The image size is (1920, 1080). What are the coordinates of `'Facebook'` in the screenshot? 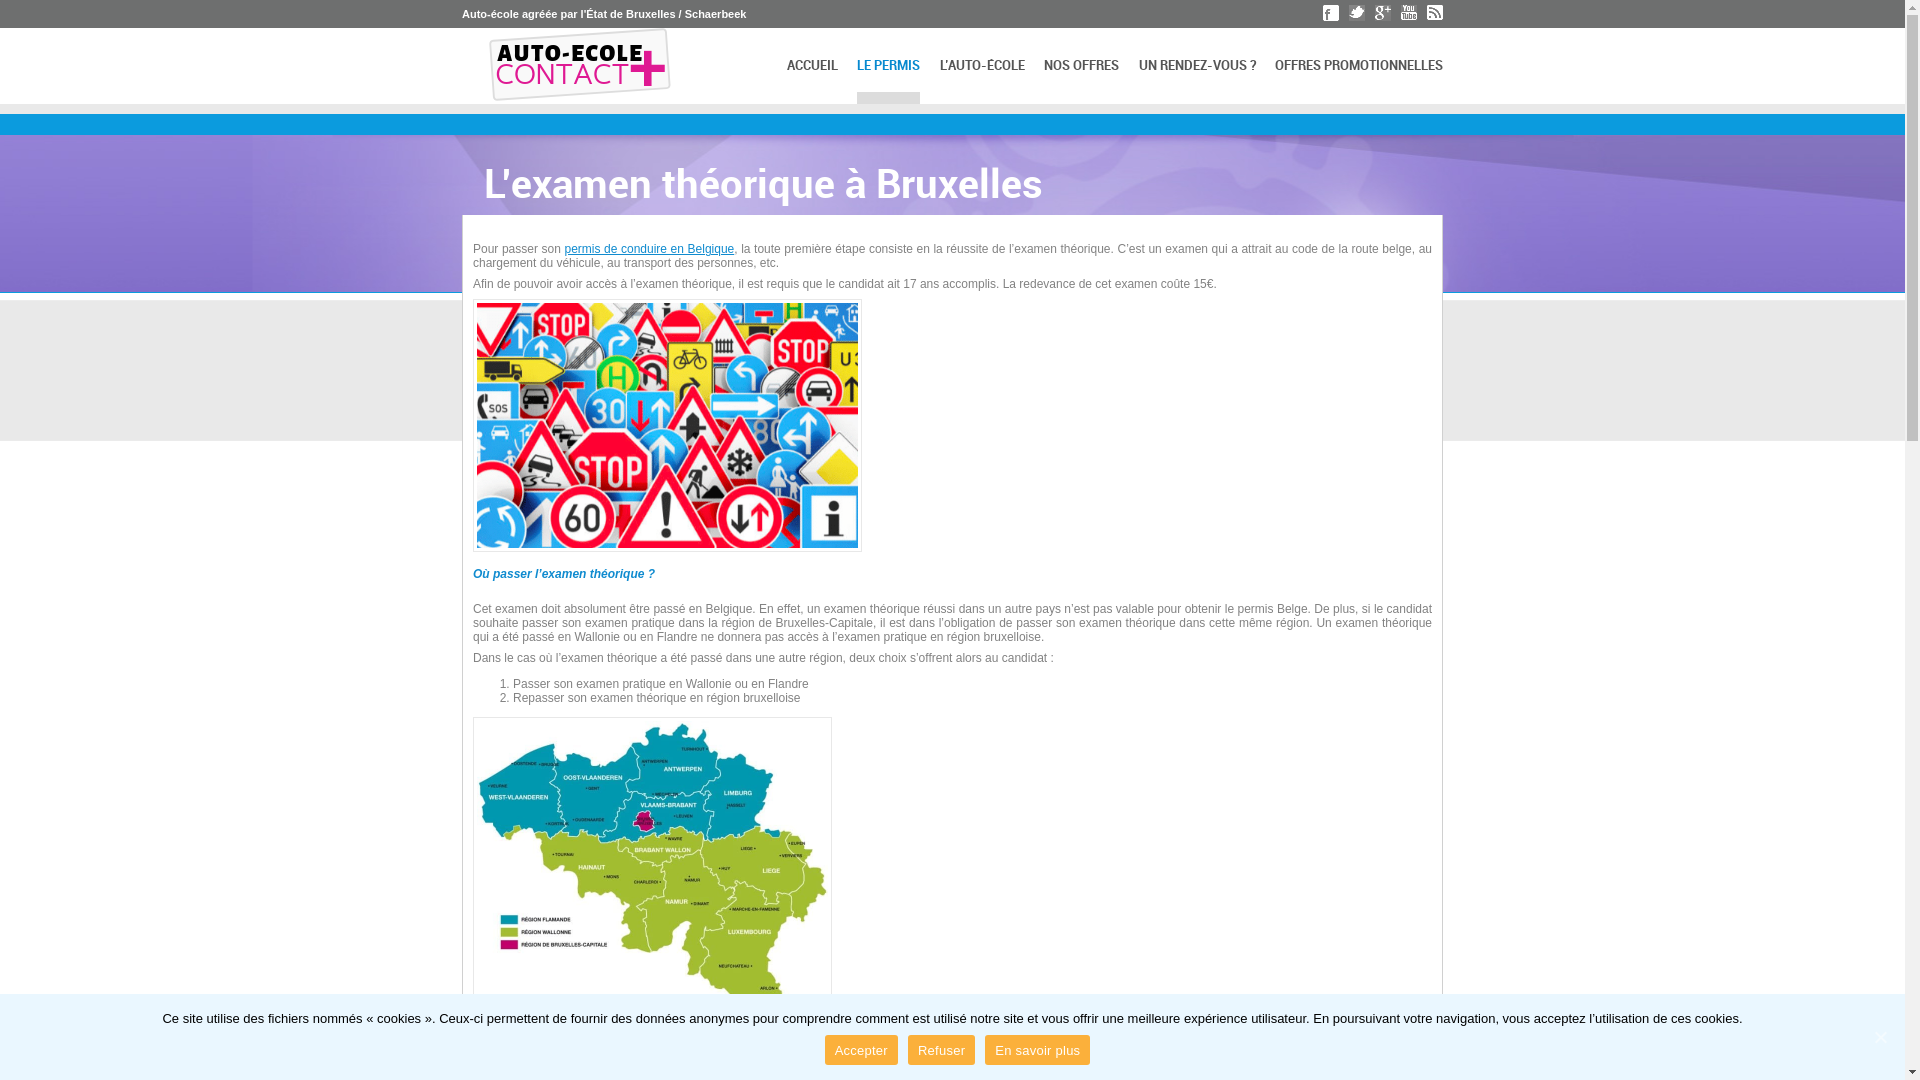 It's located at (1330, 12).